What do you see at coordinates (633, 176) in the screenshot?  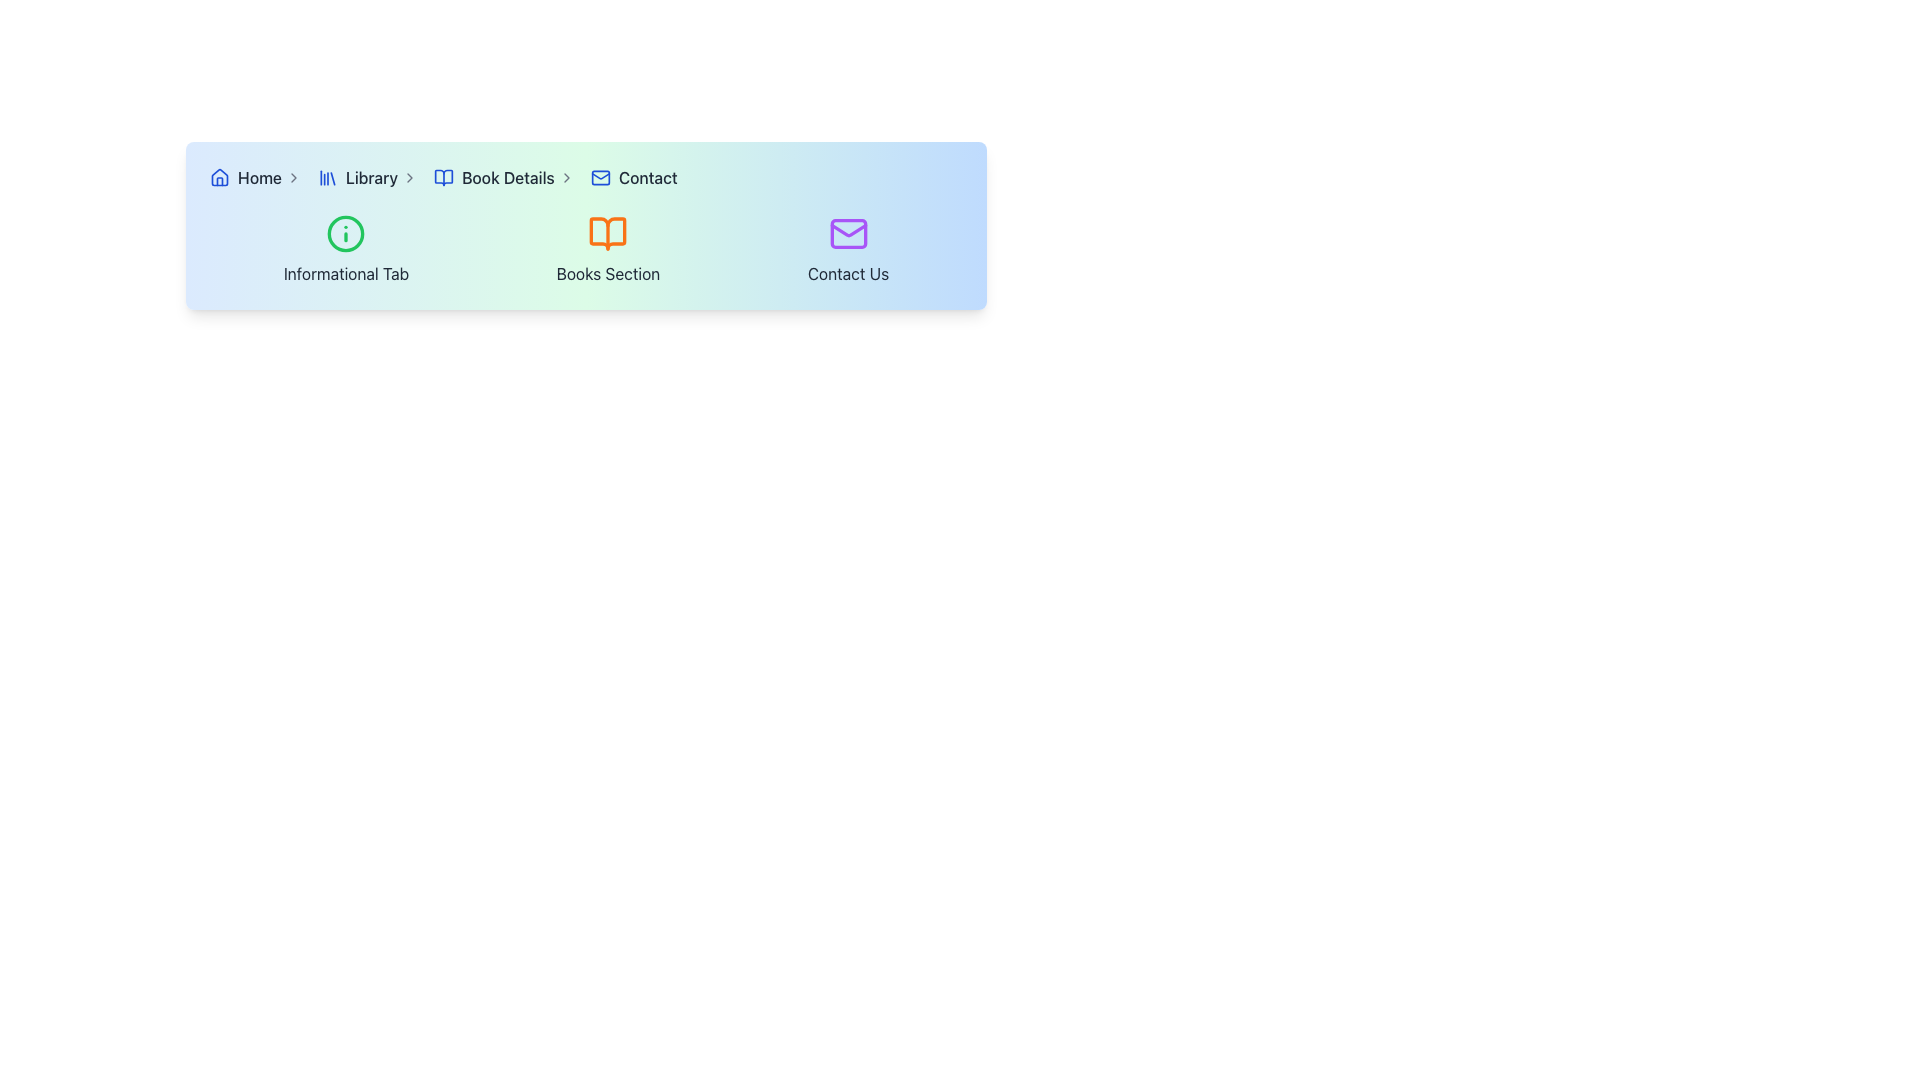 I see `the 'Contact' breadcrumb link that consists of an envelope icon and bold text` at bounding box center [633, 176].